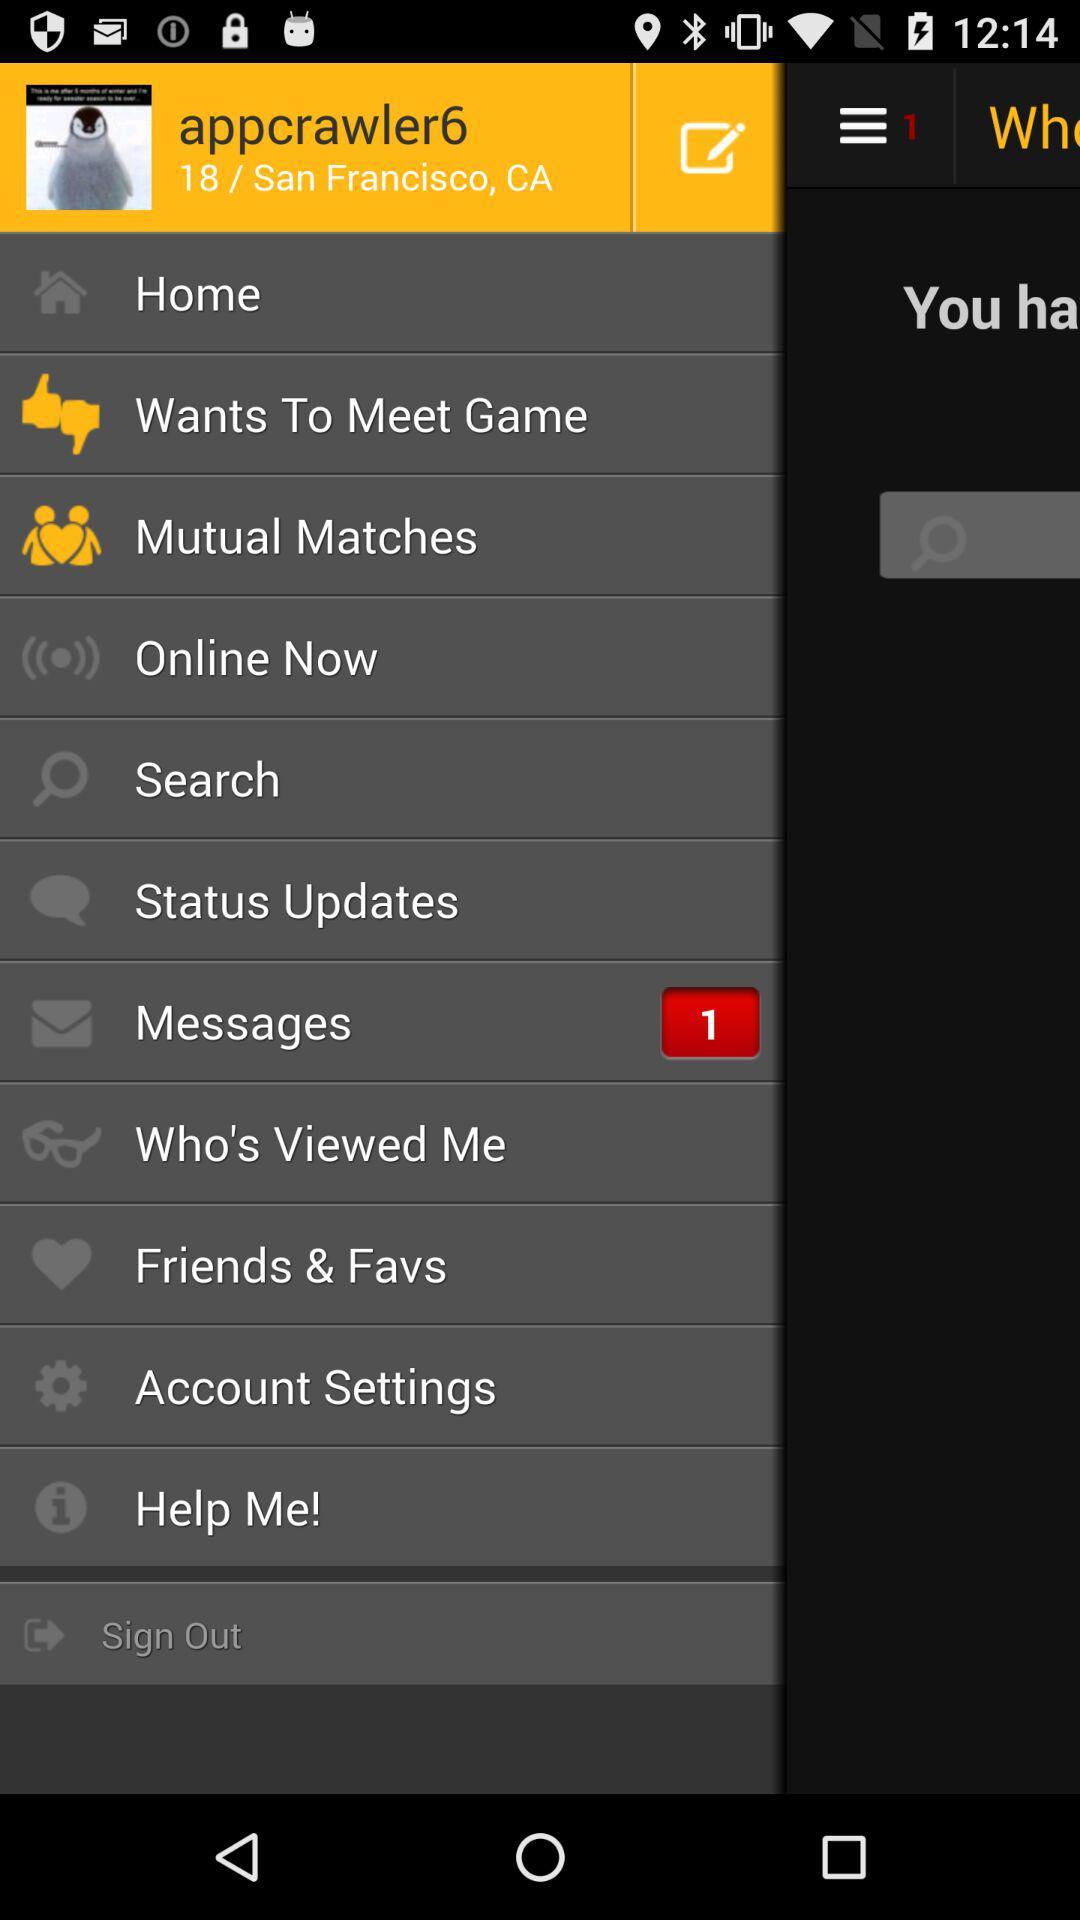 The width and height of the screenshot is (1080, 1920). Describe the element at coordinates (87, 146) in the screenshot. I see `the image on top left corner of the page` at that location.